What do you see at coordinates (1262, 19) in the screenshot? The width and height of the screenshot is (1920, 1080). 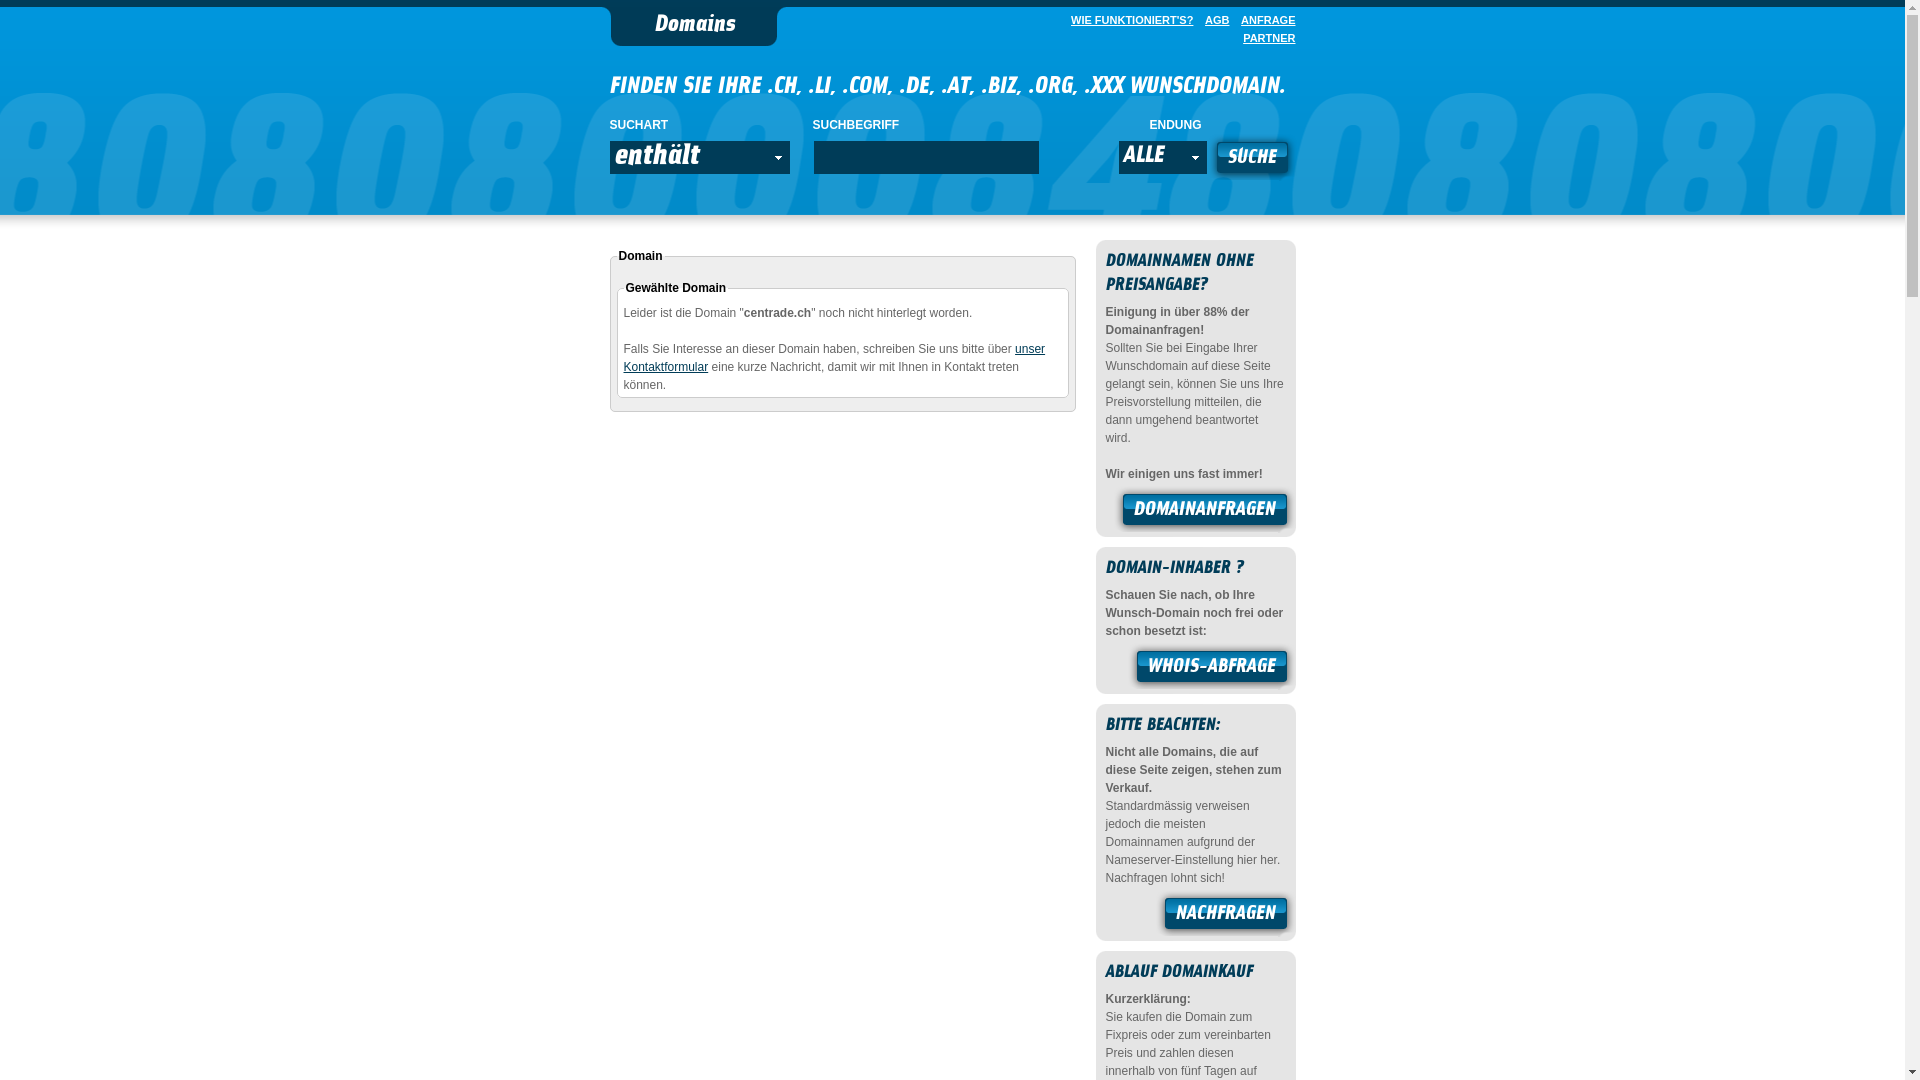 I see `'ANFRAGE'` at bounding box center [1262, 19].